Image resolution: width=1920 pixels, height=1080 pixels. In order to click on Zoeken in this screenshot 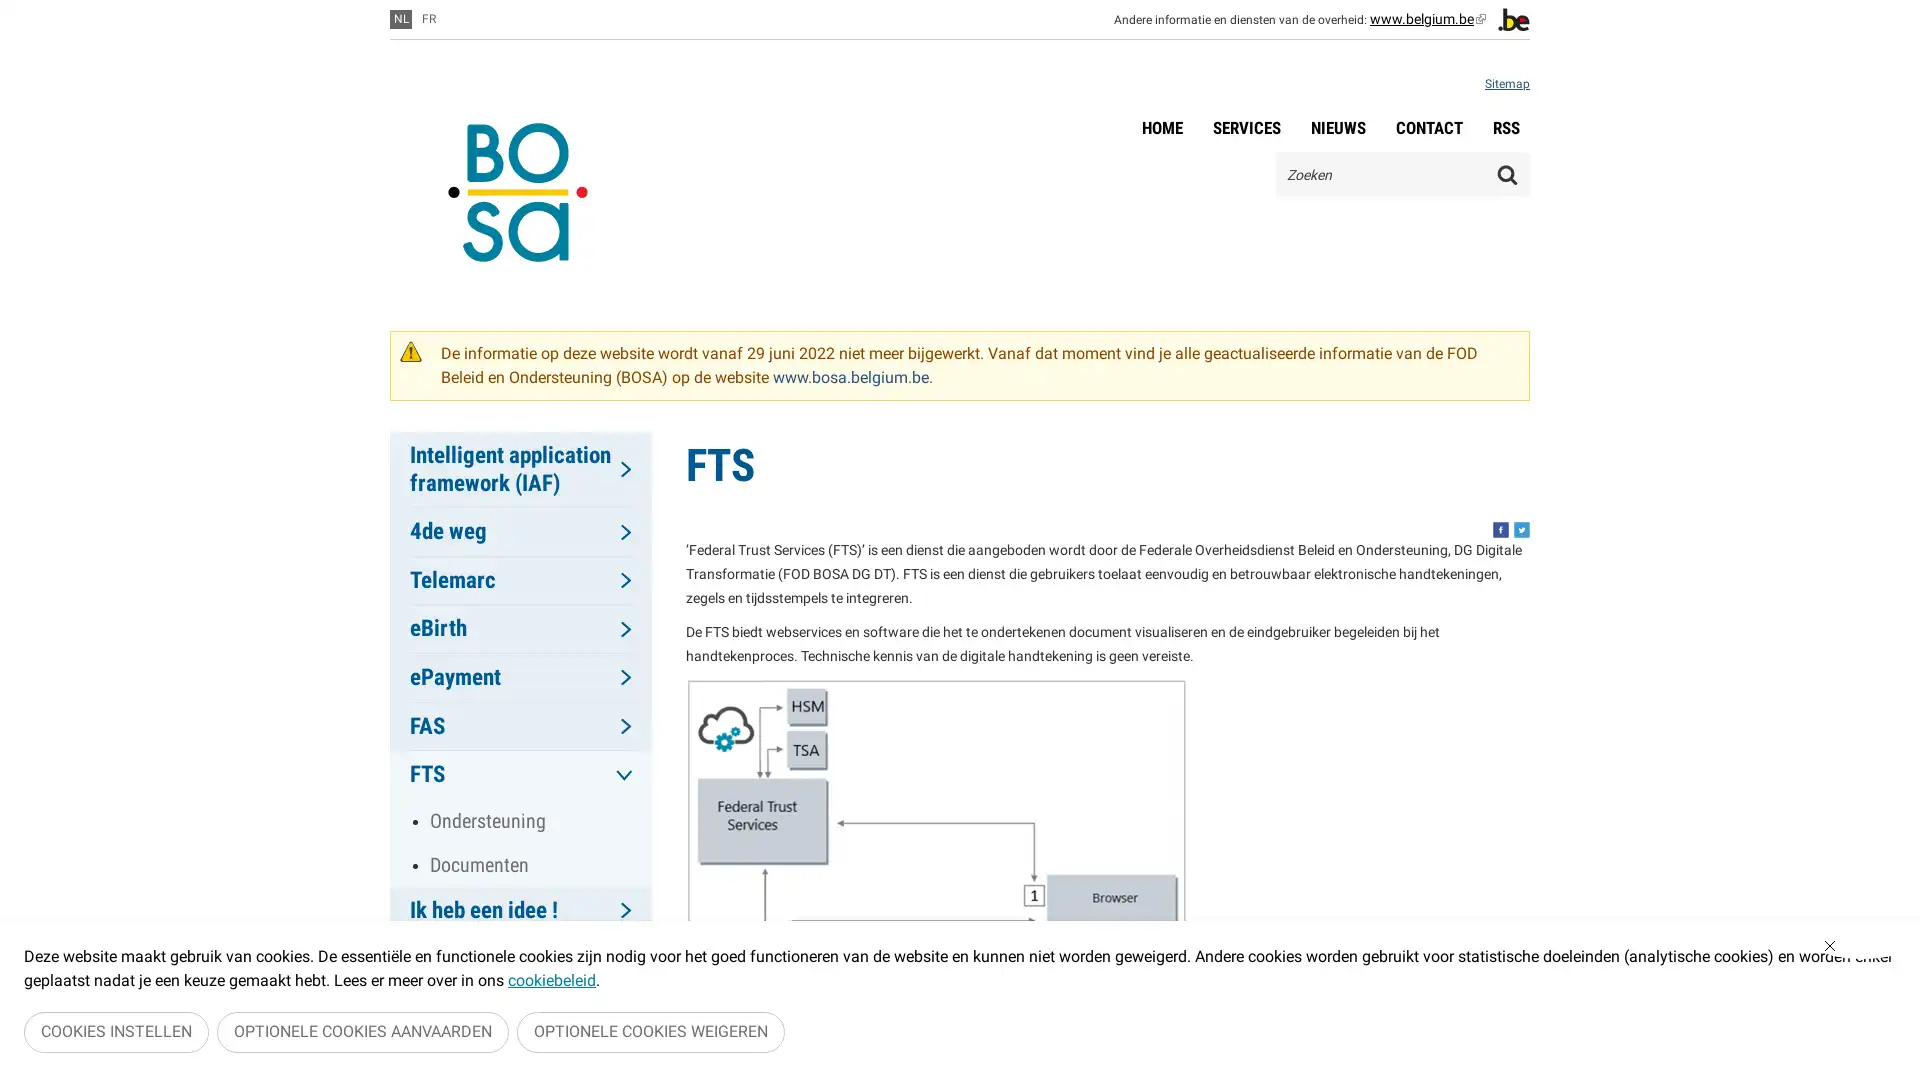, I will do `click(1507, 173)`.